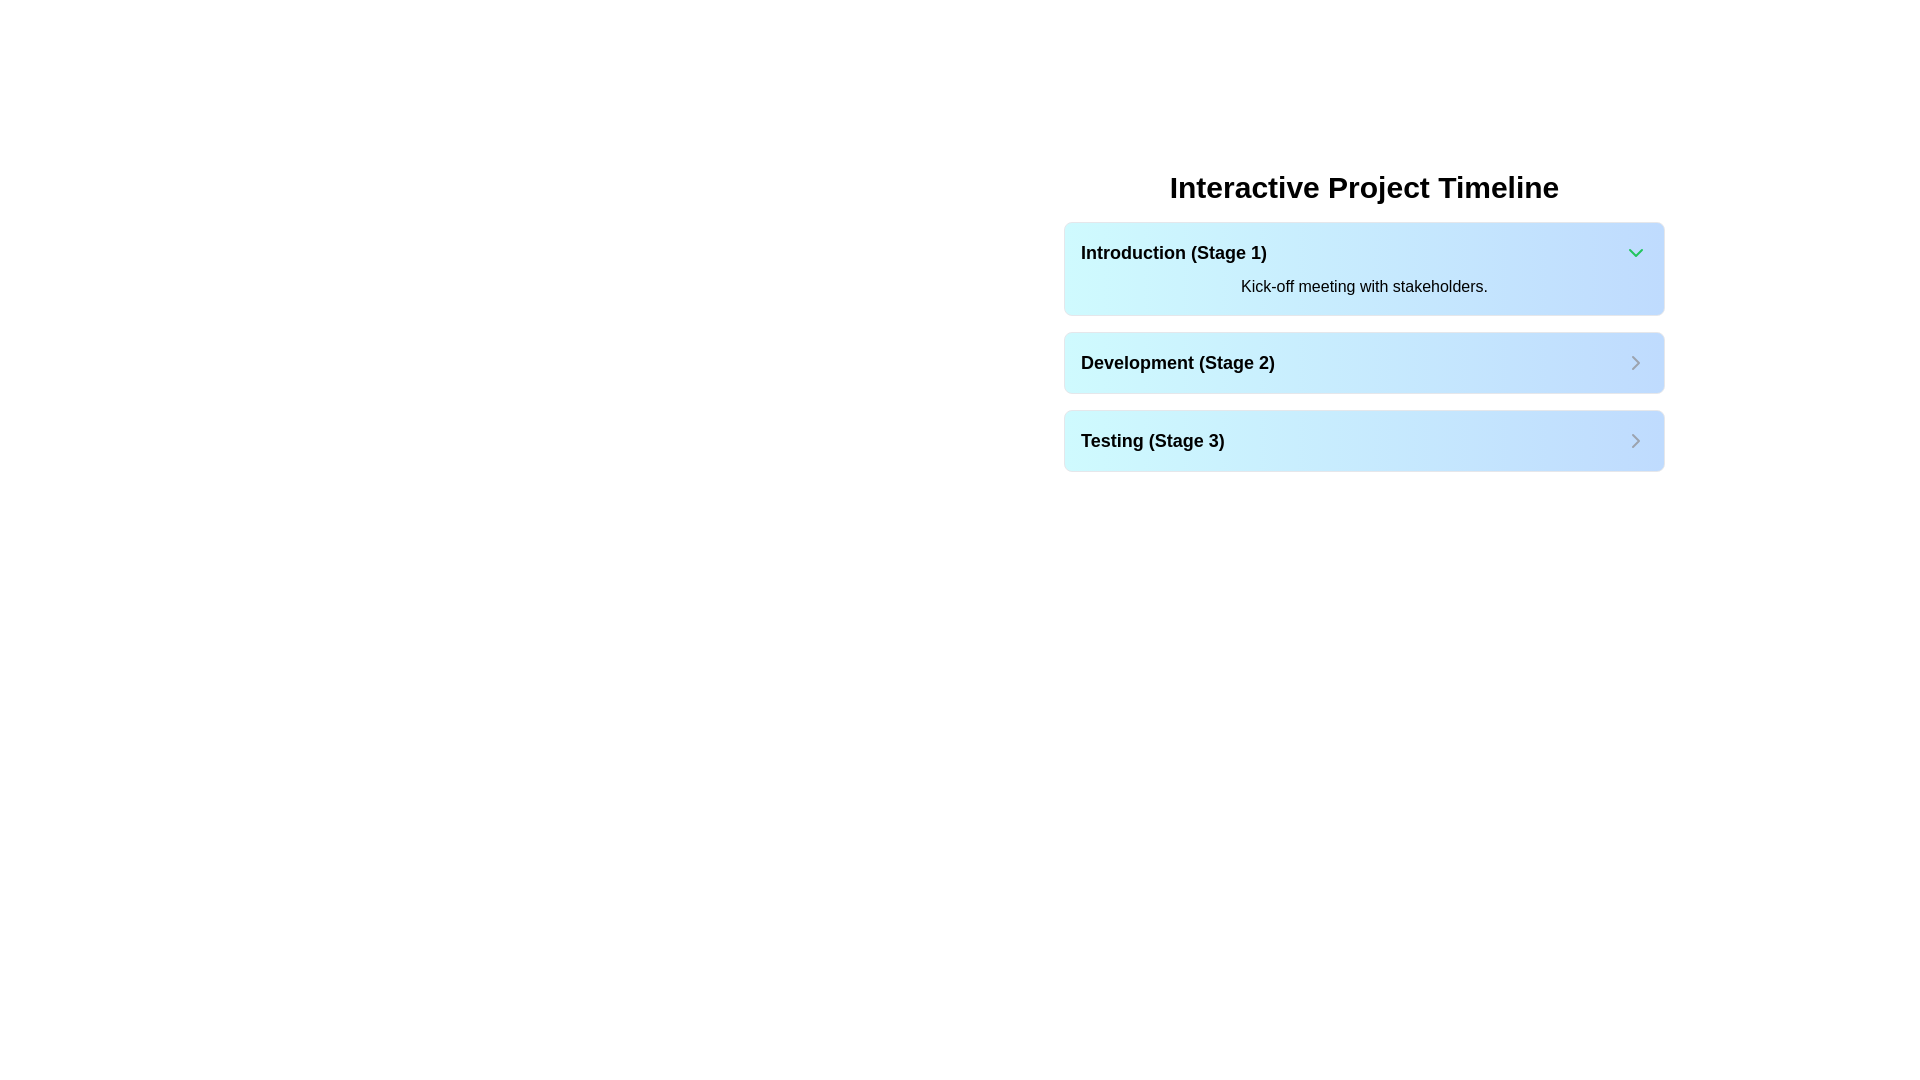 This screenshot has width=1920, height=1080. I want to click on the clickable panel representing 'Stage 2: Development' in the project timeline, so click(1363, 362).